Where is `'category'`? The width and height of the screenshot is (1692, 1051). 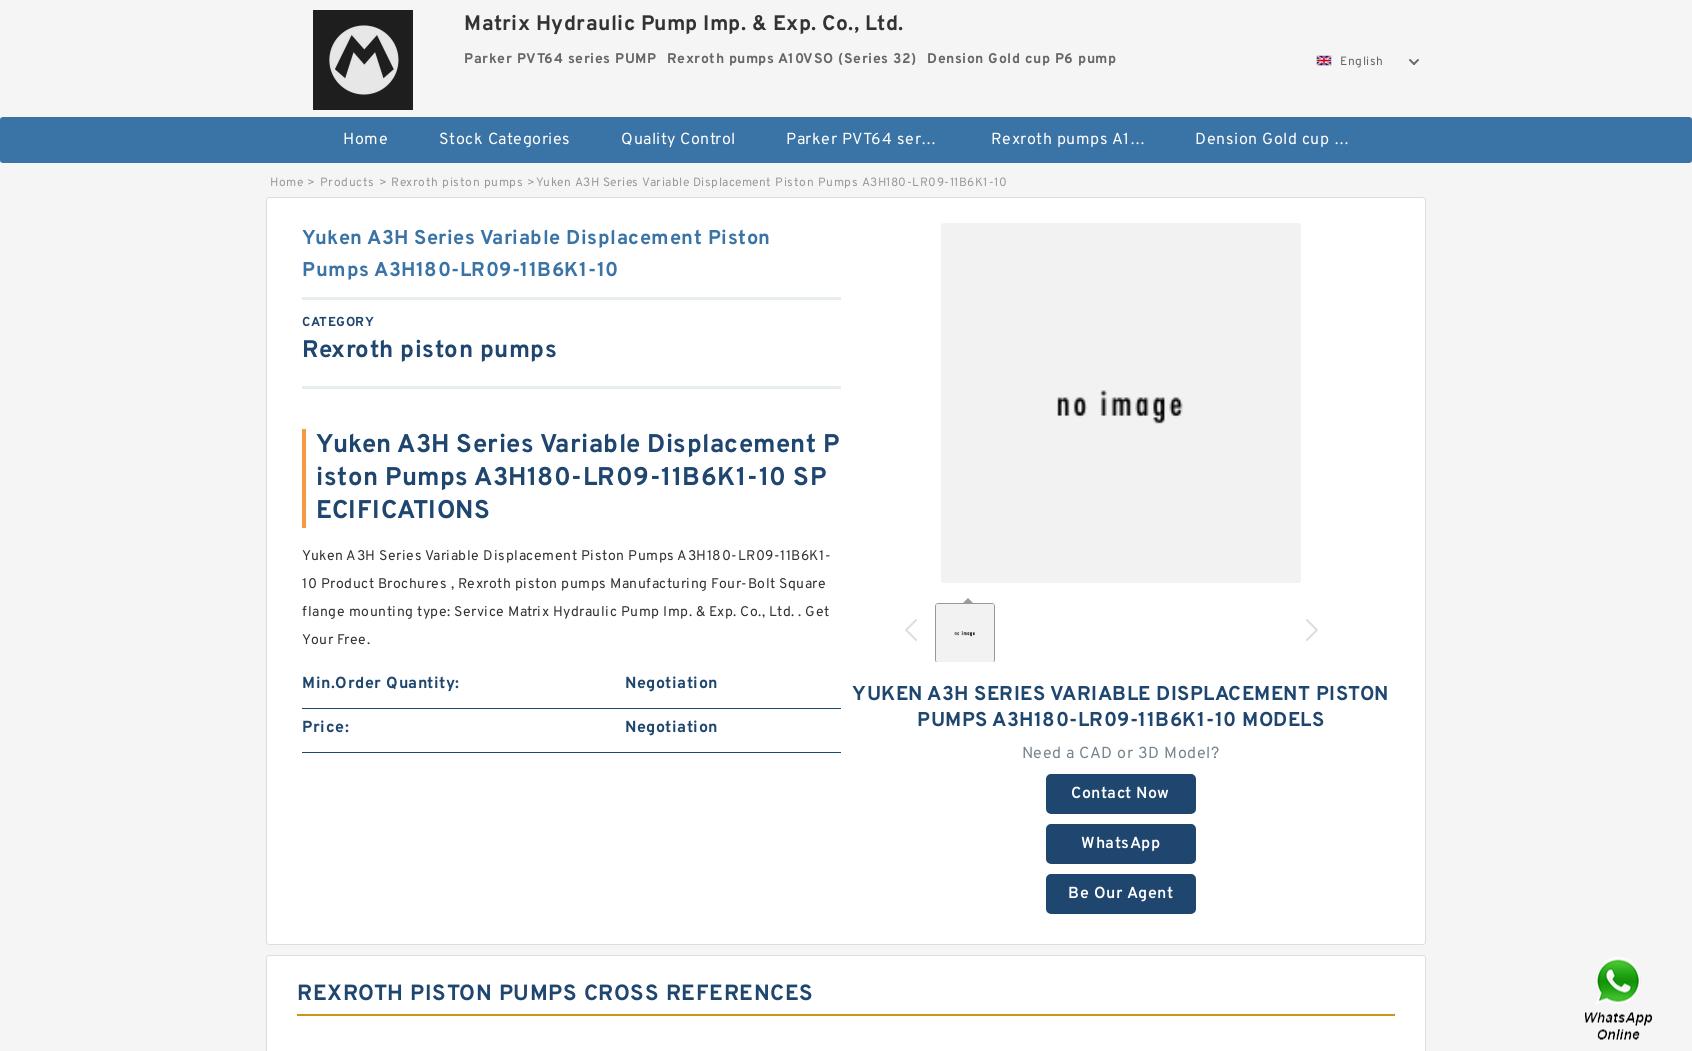 'category' is located at coordinates (337, 321).